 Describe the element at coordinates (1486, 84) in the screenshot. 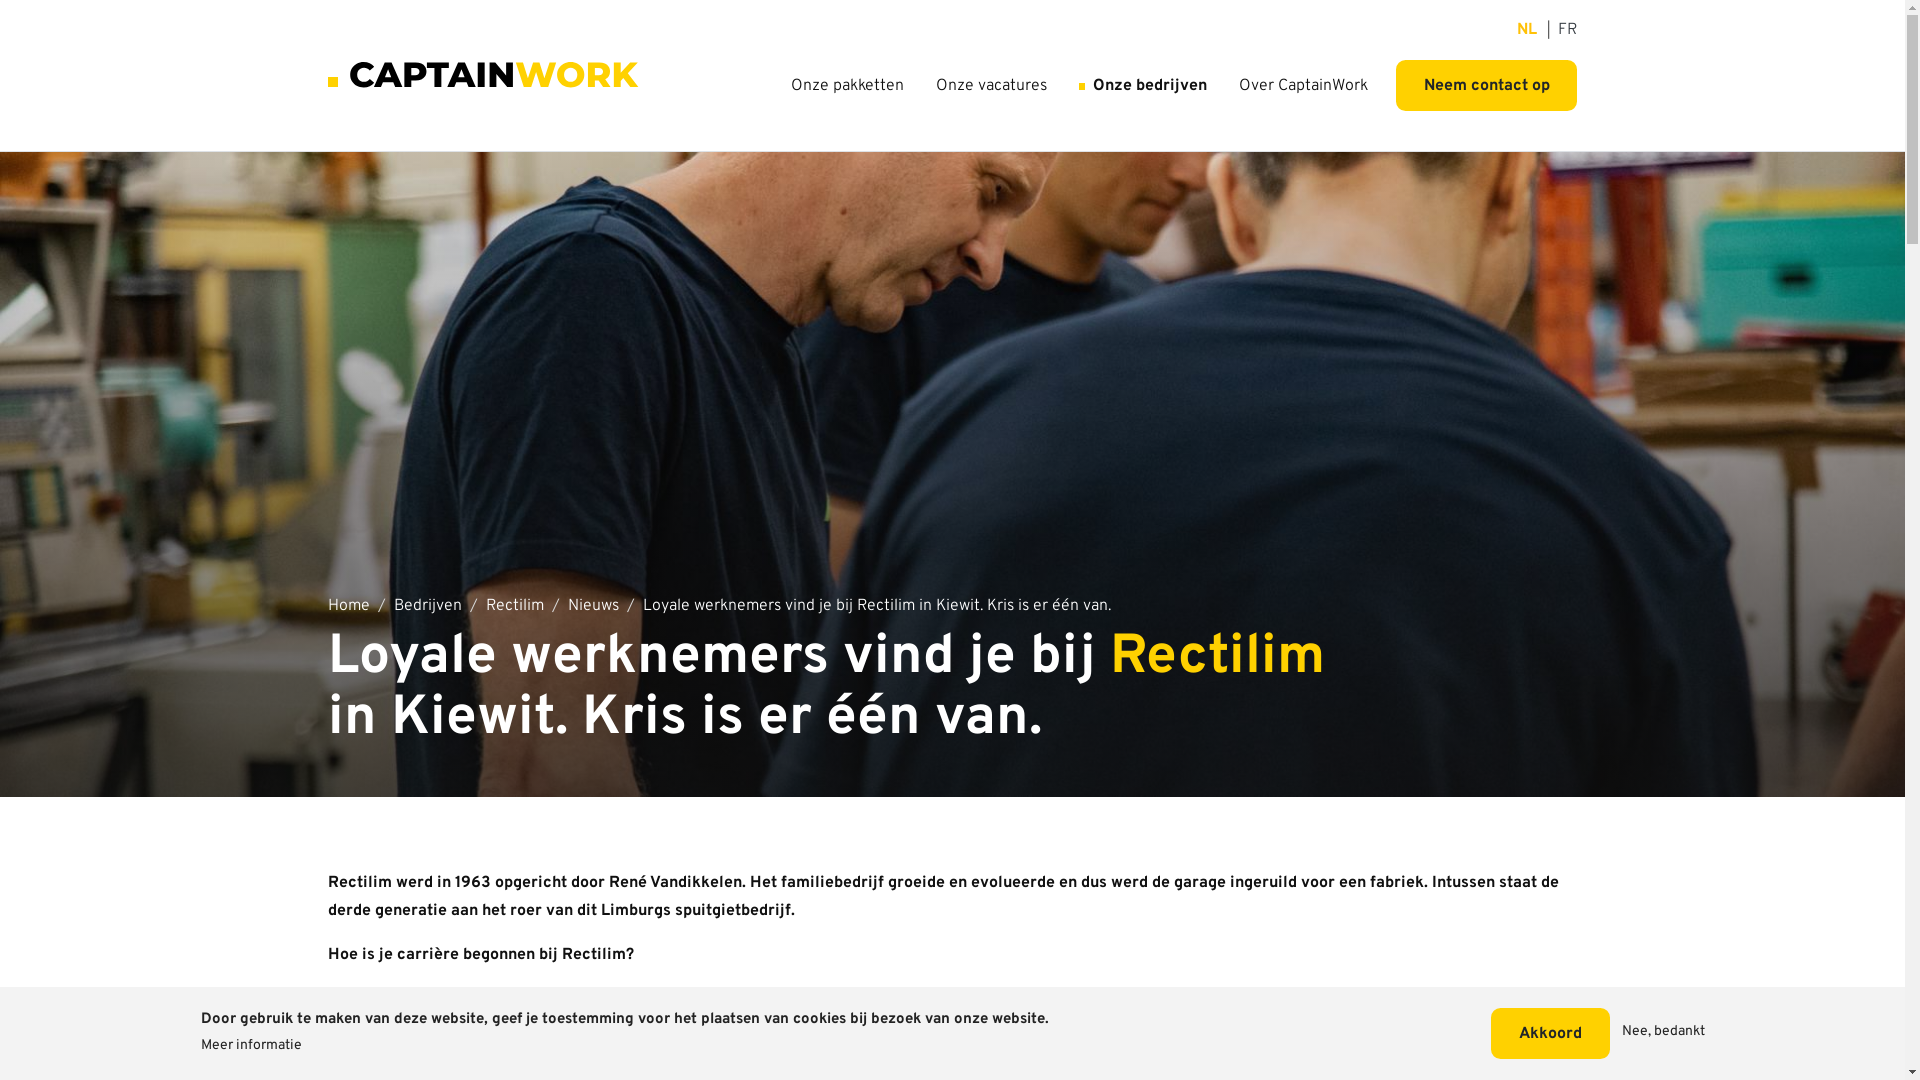

I see `'Neem contact op'` at that location.